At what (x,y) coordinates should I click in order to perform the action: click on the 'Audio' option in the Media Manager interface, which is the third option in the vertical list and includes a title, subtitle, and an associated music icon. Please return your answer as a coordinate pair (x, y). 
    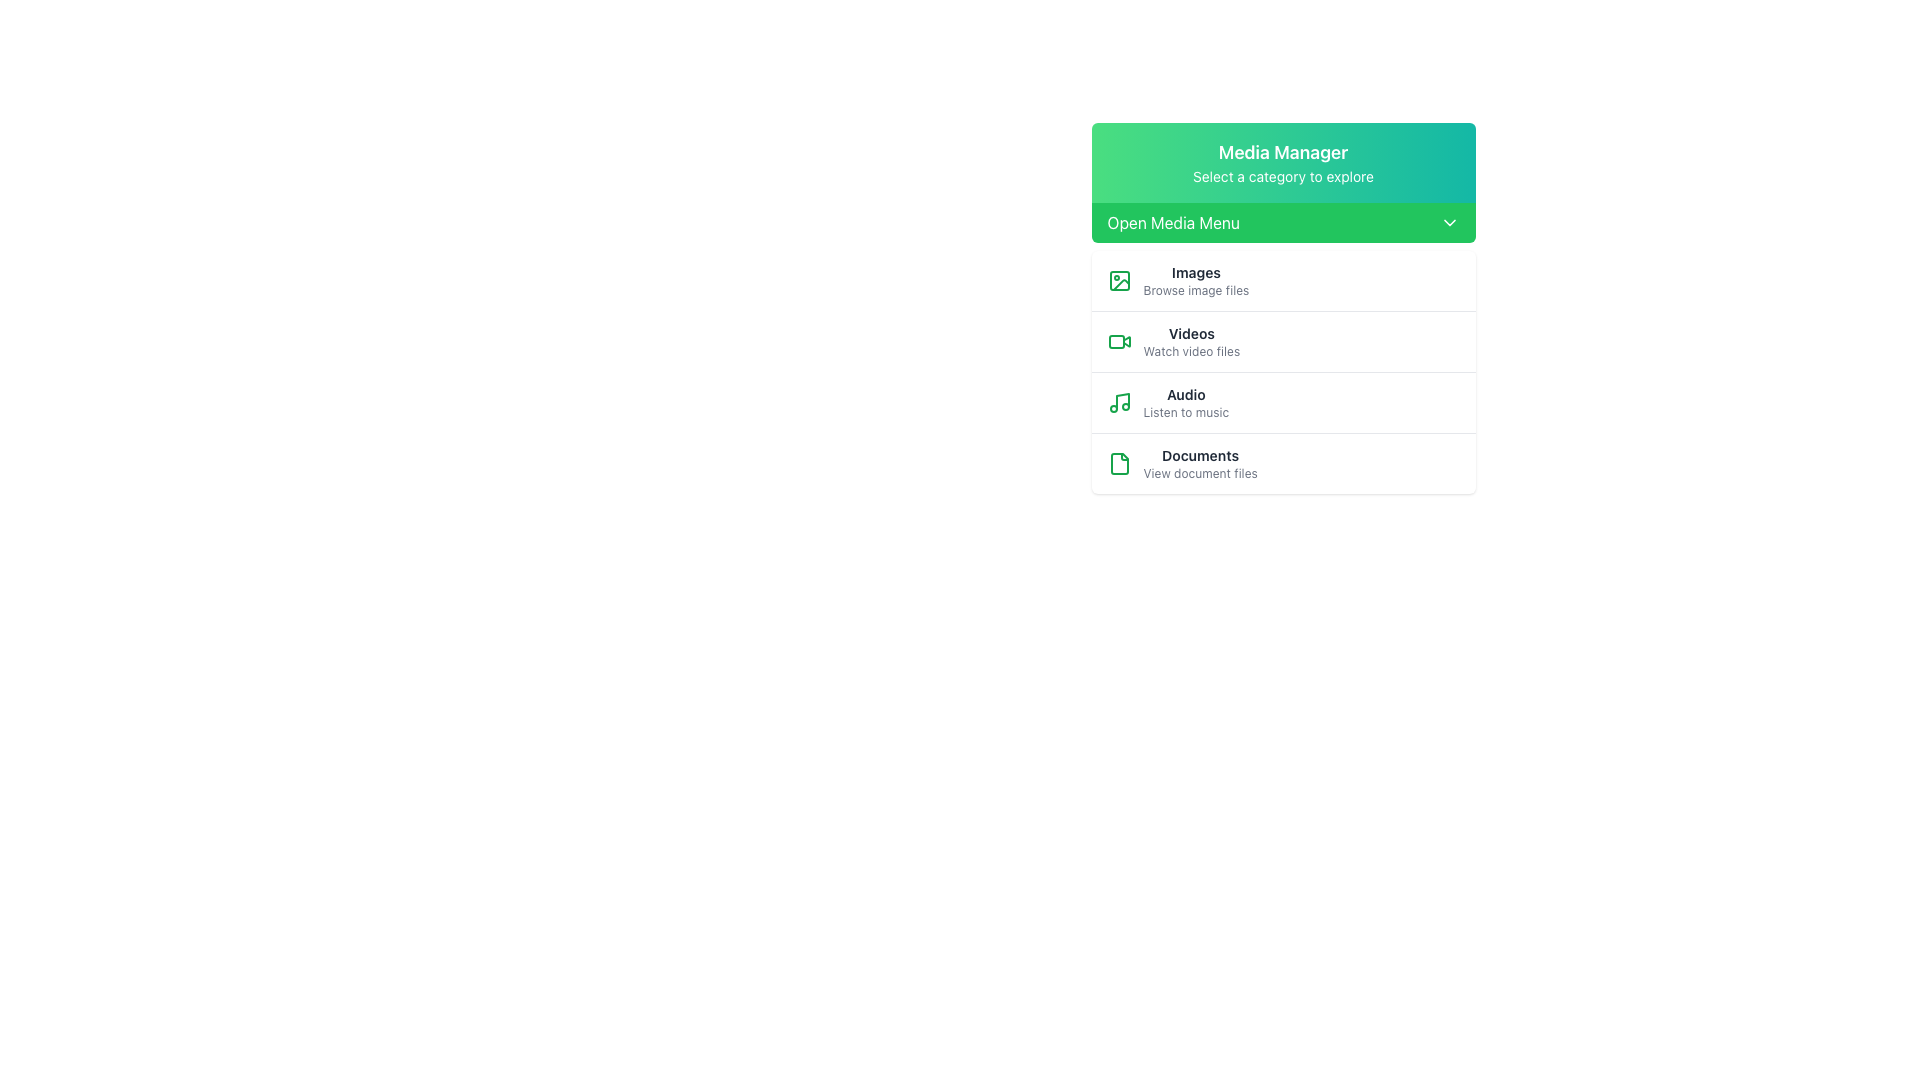
    Looking at the image, I should click on (1186, 402).